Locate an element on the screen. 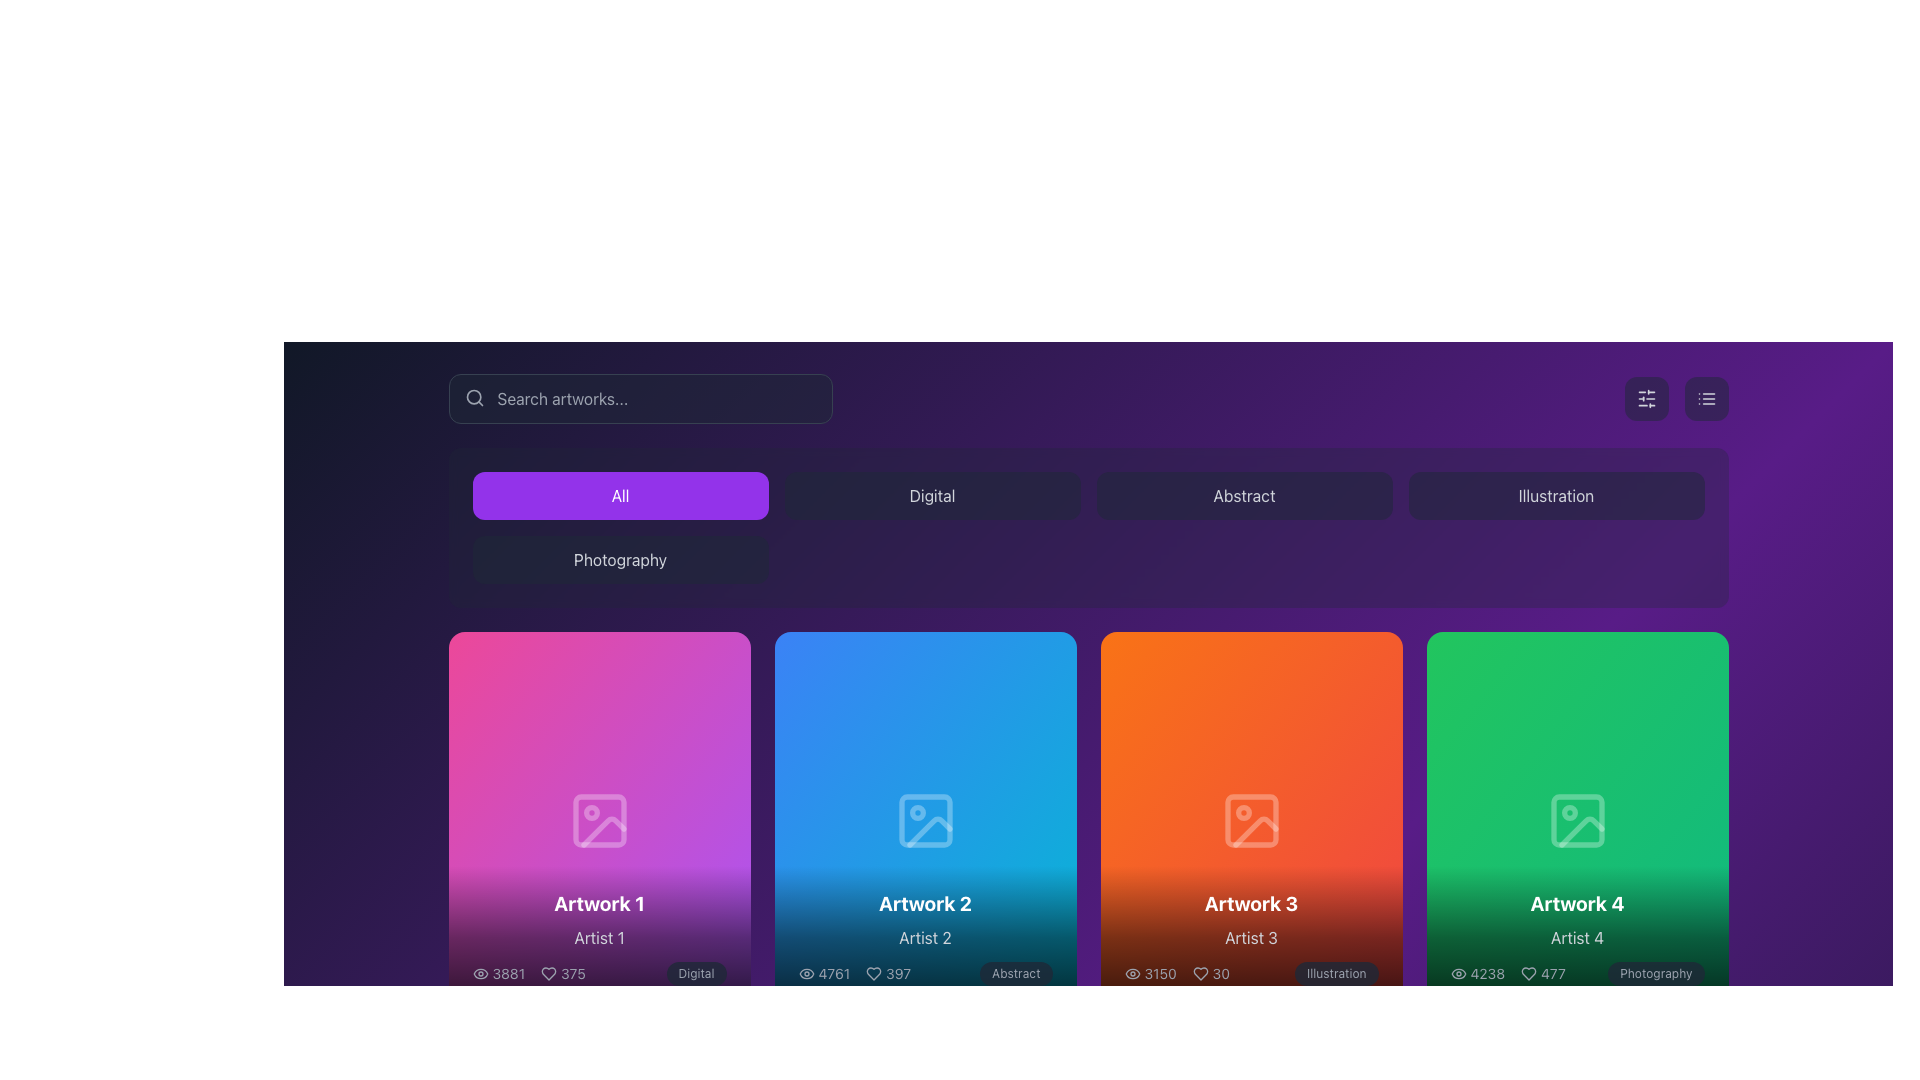 The height and width of the screenshot is (1080, 1920). the static text label that names the artist associated with the visual content in the card labeled 'Artwork 3', located at the bottom-central section of the card is located at coordinates (1250, 937).